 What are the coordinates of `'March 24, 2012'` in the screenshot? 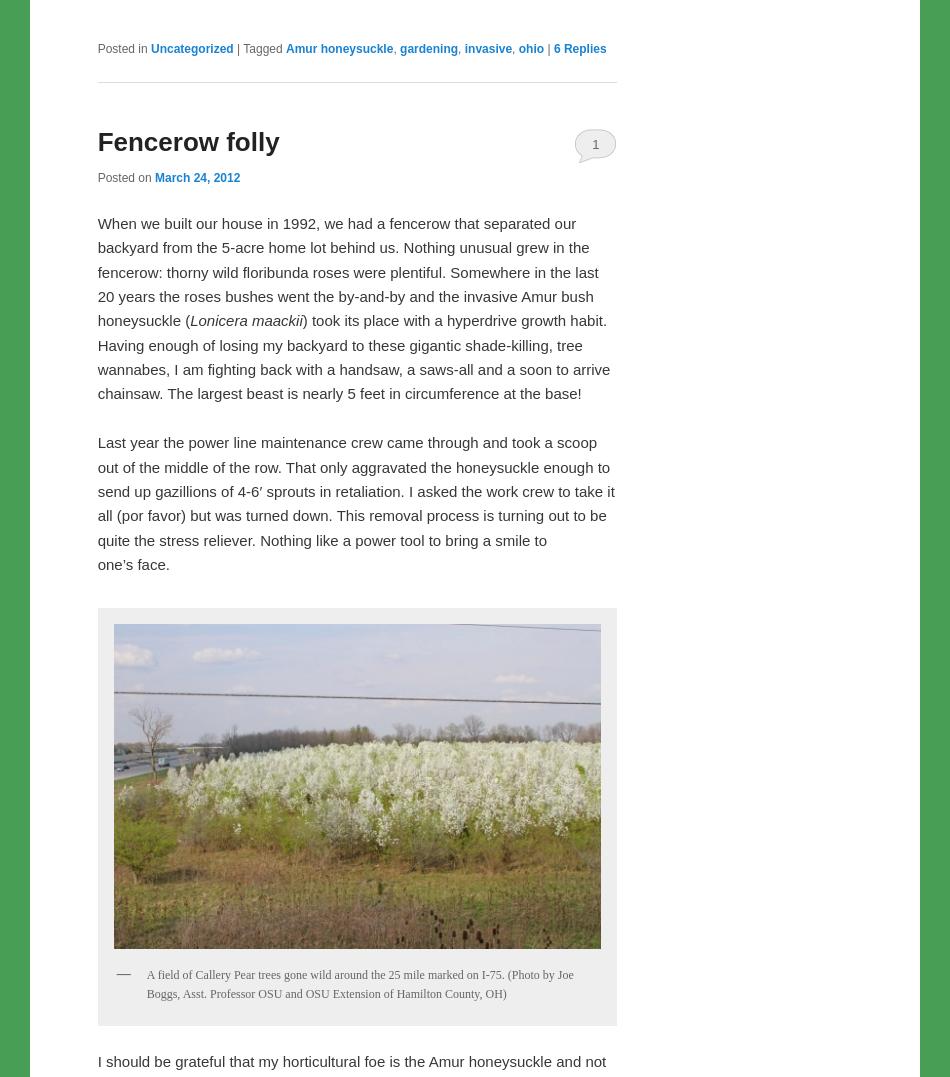 It's located at (155, 177).